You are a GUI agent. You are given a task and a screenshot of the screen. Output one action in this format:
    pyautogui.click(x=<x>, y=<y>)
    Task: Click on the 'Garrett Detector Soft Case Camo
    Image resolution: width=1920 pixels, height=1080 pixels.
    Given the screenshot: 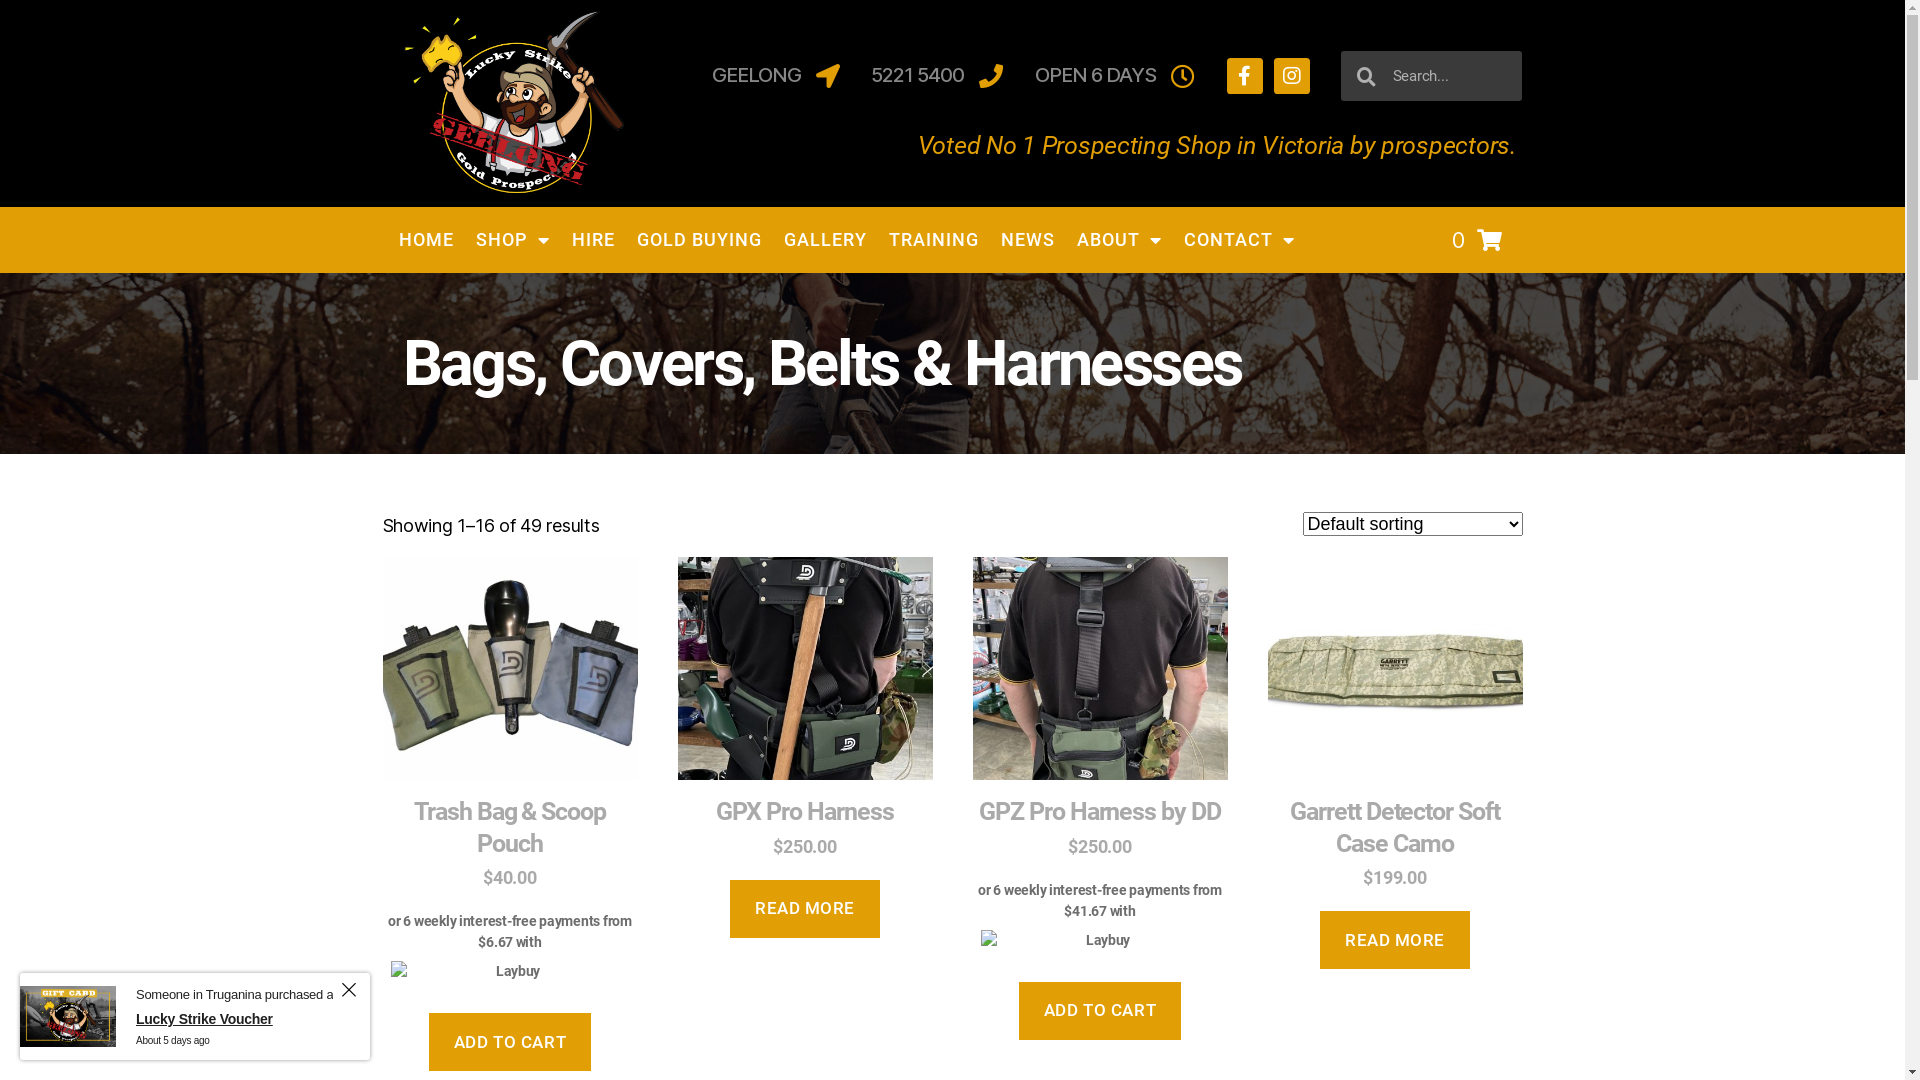 What is the action you would take?
    pyautogui.click(x=1394, y=723)
    